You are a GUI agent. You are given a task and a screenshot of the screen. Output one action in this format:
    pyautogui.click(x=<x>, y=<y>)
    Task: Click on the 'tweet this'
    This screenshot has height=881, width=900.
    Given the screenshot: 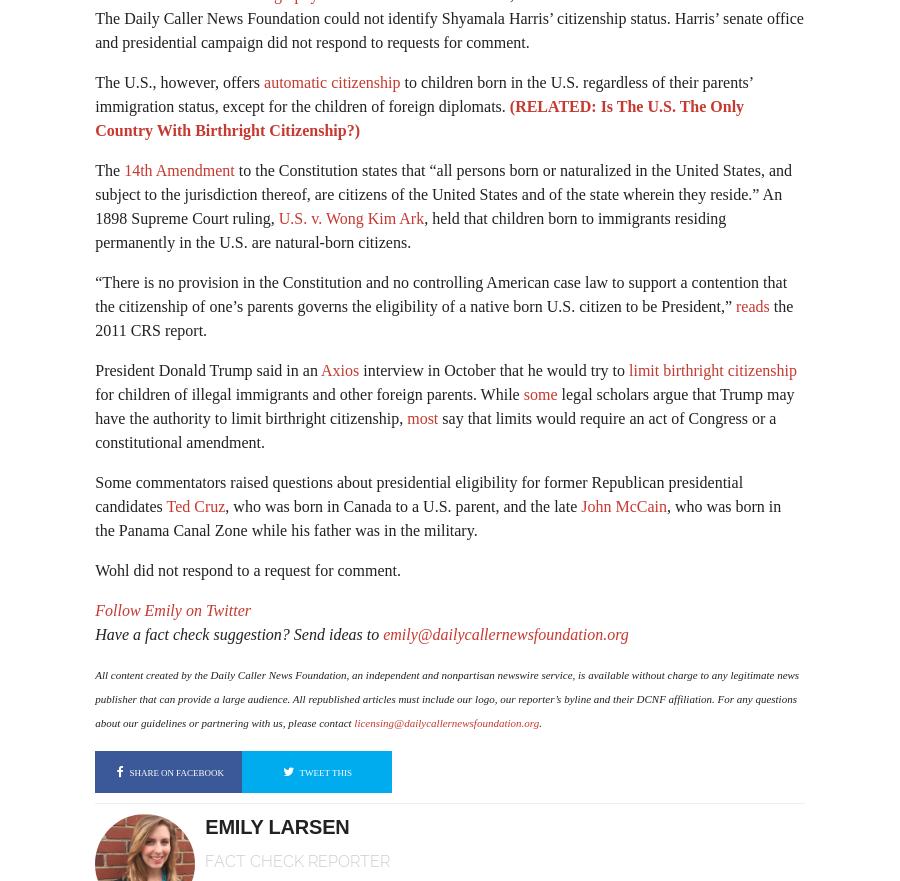 What is the action you would take?
    pyautogui.click(x=296, y=771)
    